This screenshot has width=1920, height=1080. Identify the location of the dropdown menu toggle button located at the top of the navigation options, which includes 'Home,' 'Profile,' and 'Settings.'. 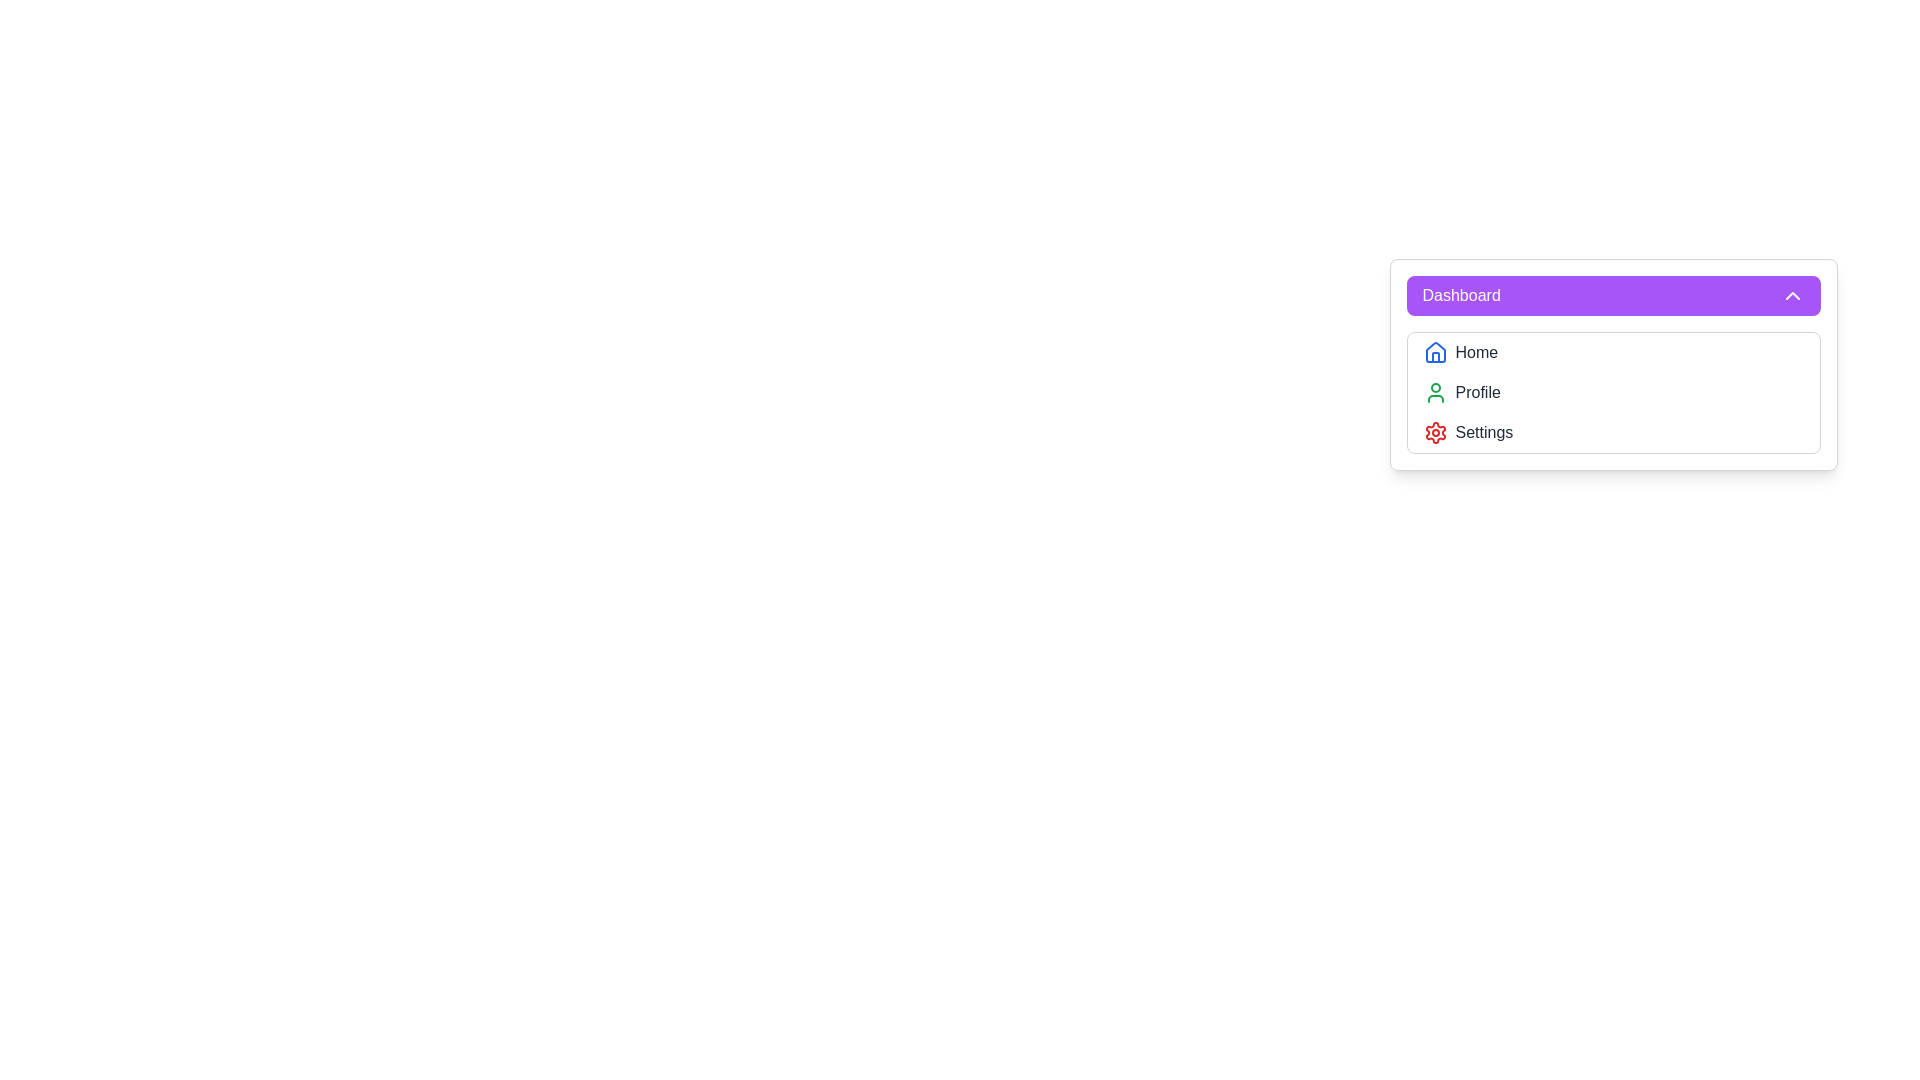
(1613, 296).